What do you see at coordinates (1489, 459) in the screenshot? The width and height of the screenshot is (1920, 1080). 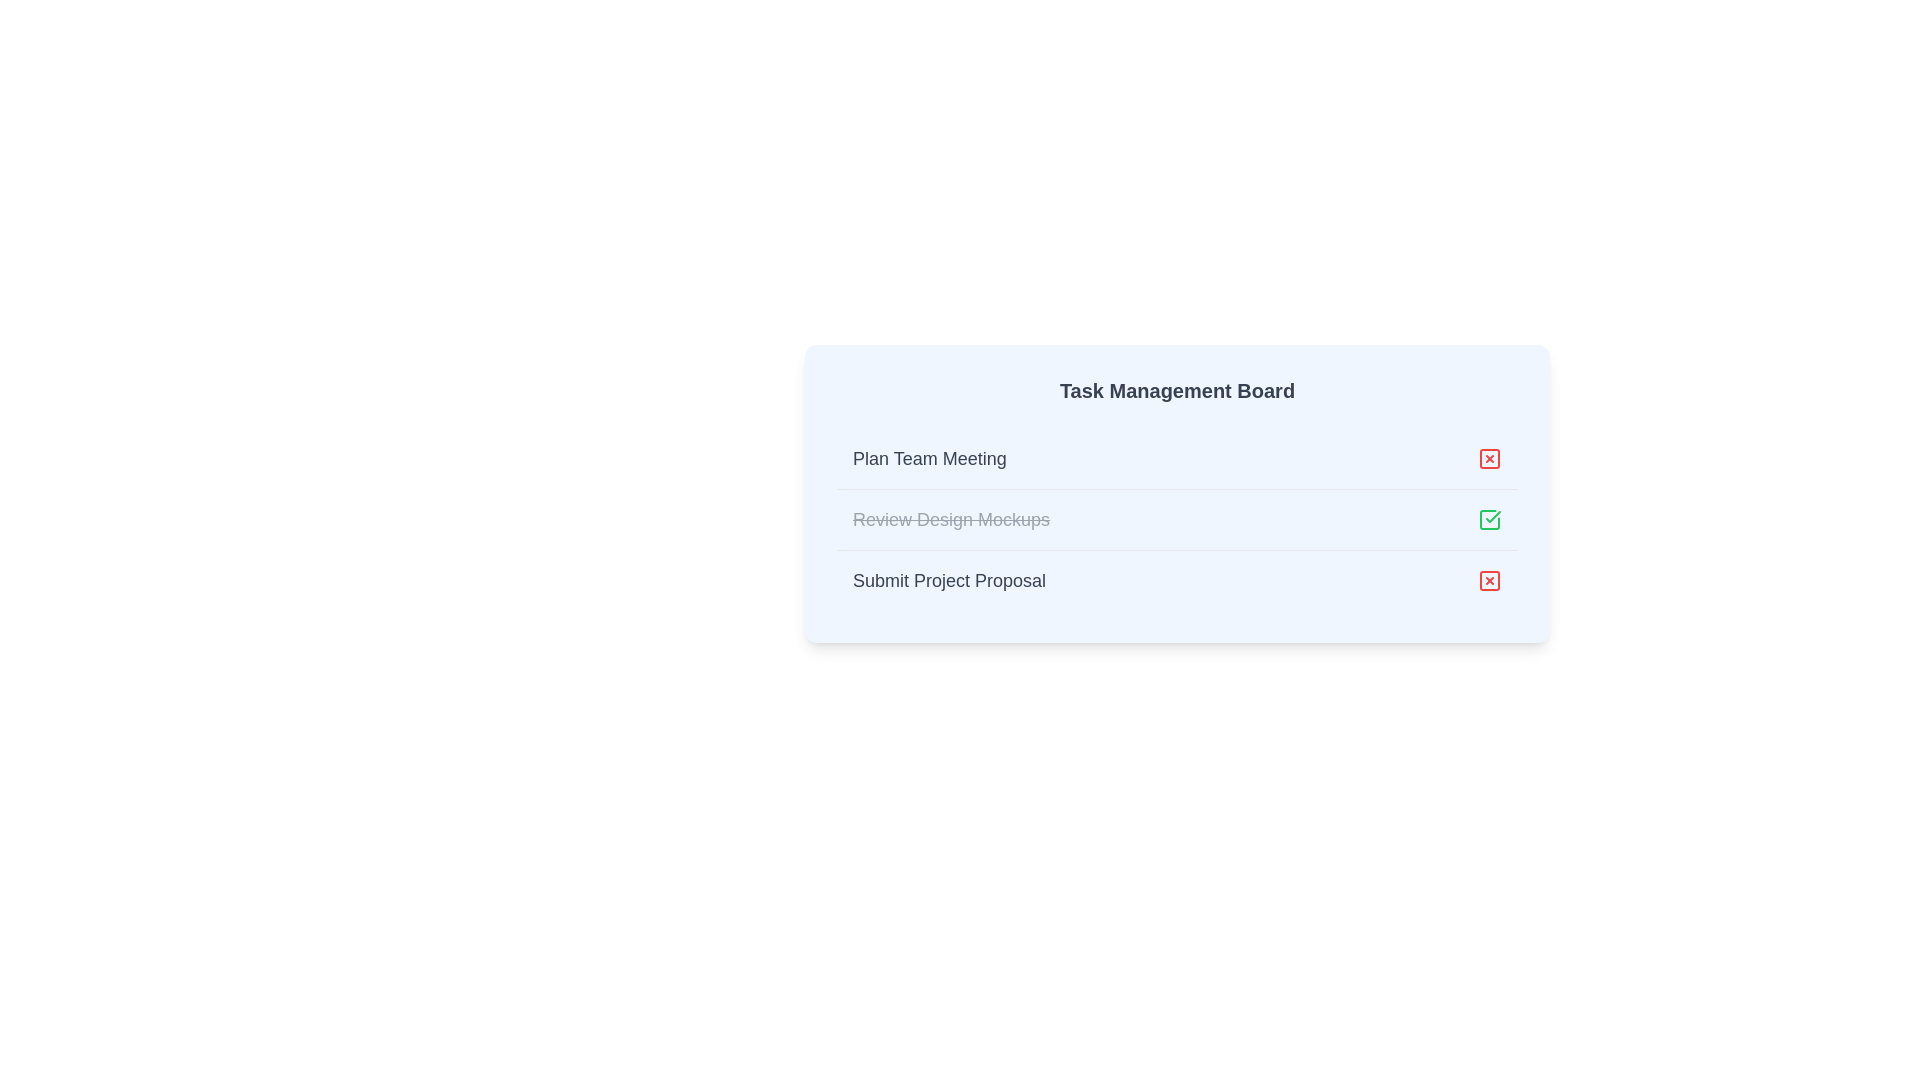 I see `the background icon of the red cross for deleting the 'Plan Team Meeting' task located in the top-right corner of the task row on the Task Management Board` at bounding box center [1489, 459].